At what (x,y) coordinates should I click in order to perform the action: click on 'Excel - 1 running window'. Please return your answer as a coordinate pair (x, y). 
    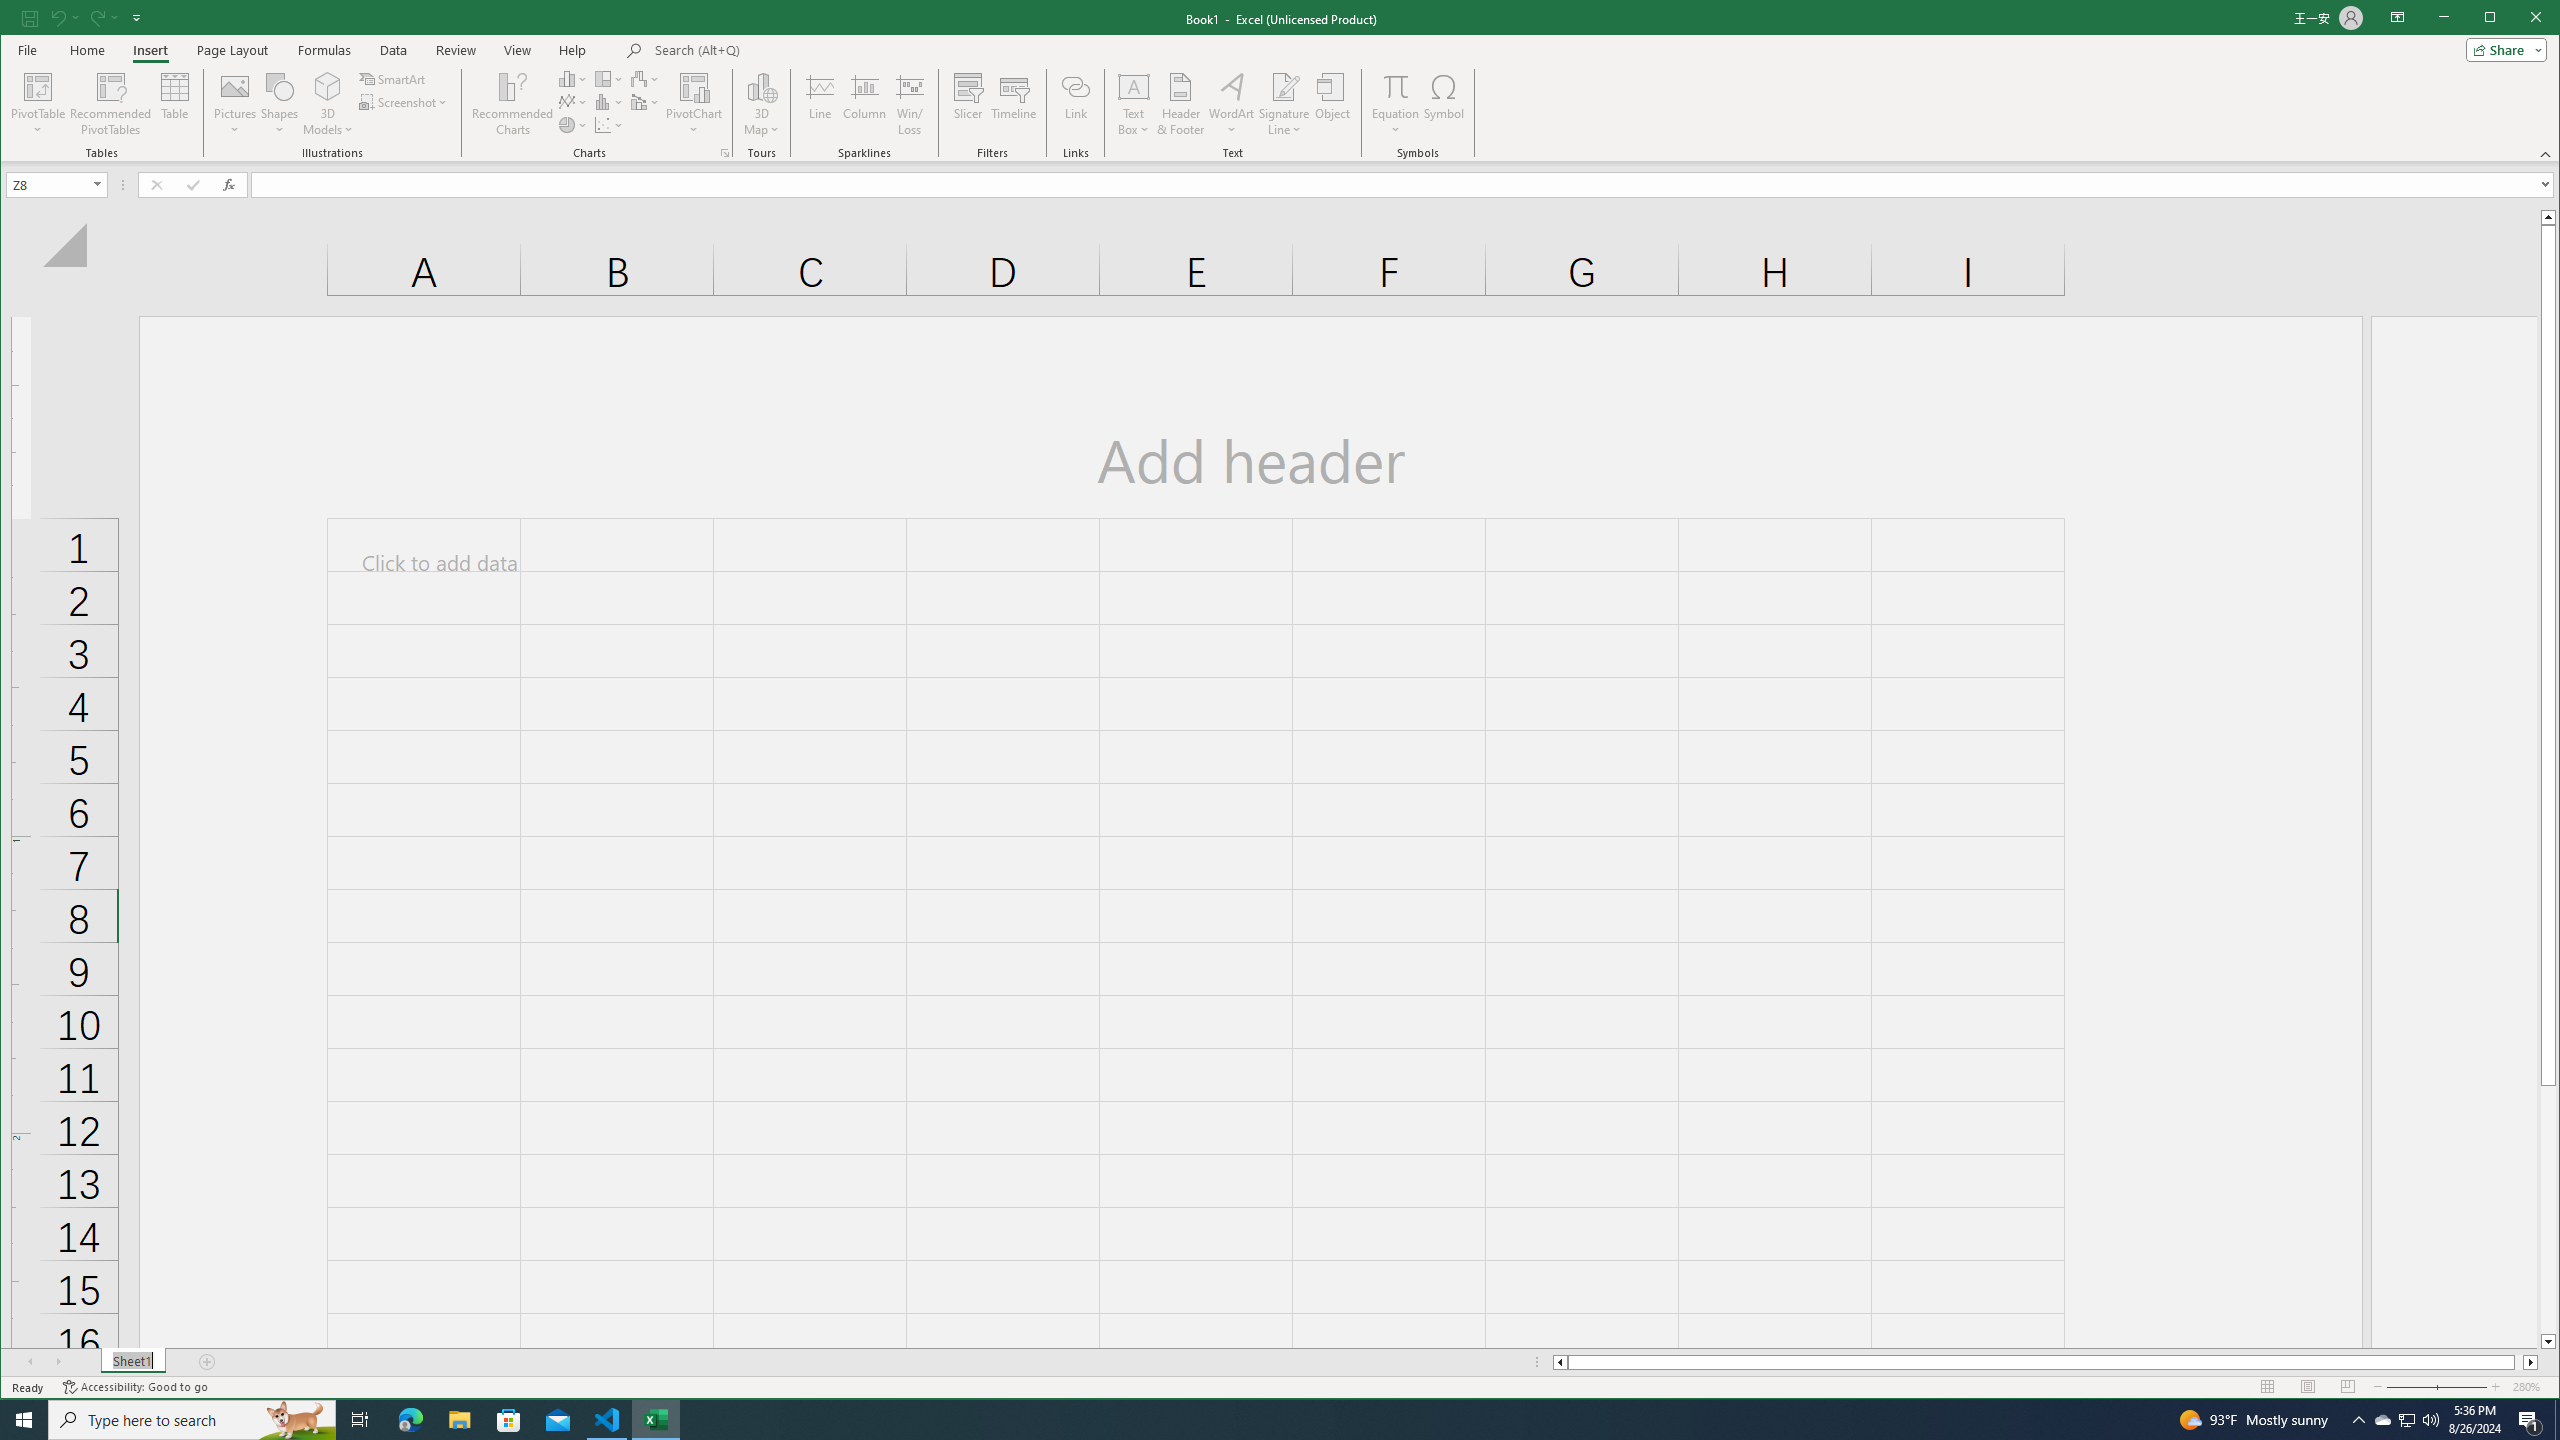
    Looking at the image, I should click on (656, 1418).